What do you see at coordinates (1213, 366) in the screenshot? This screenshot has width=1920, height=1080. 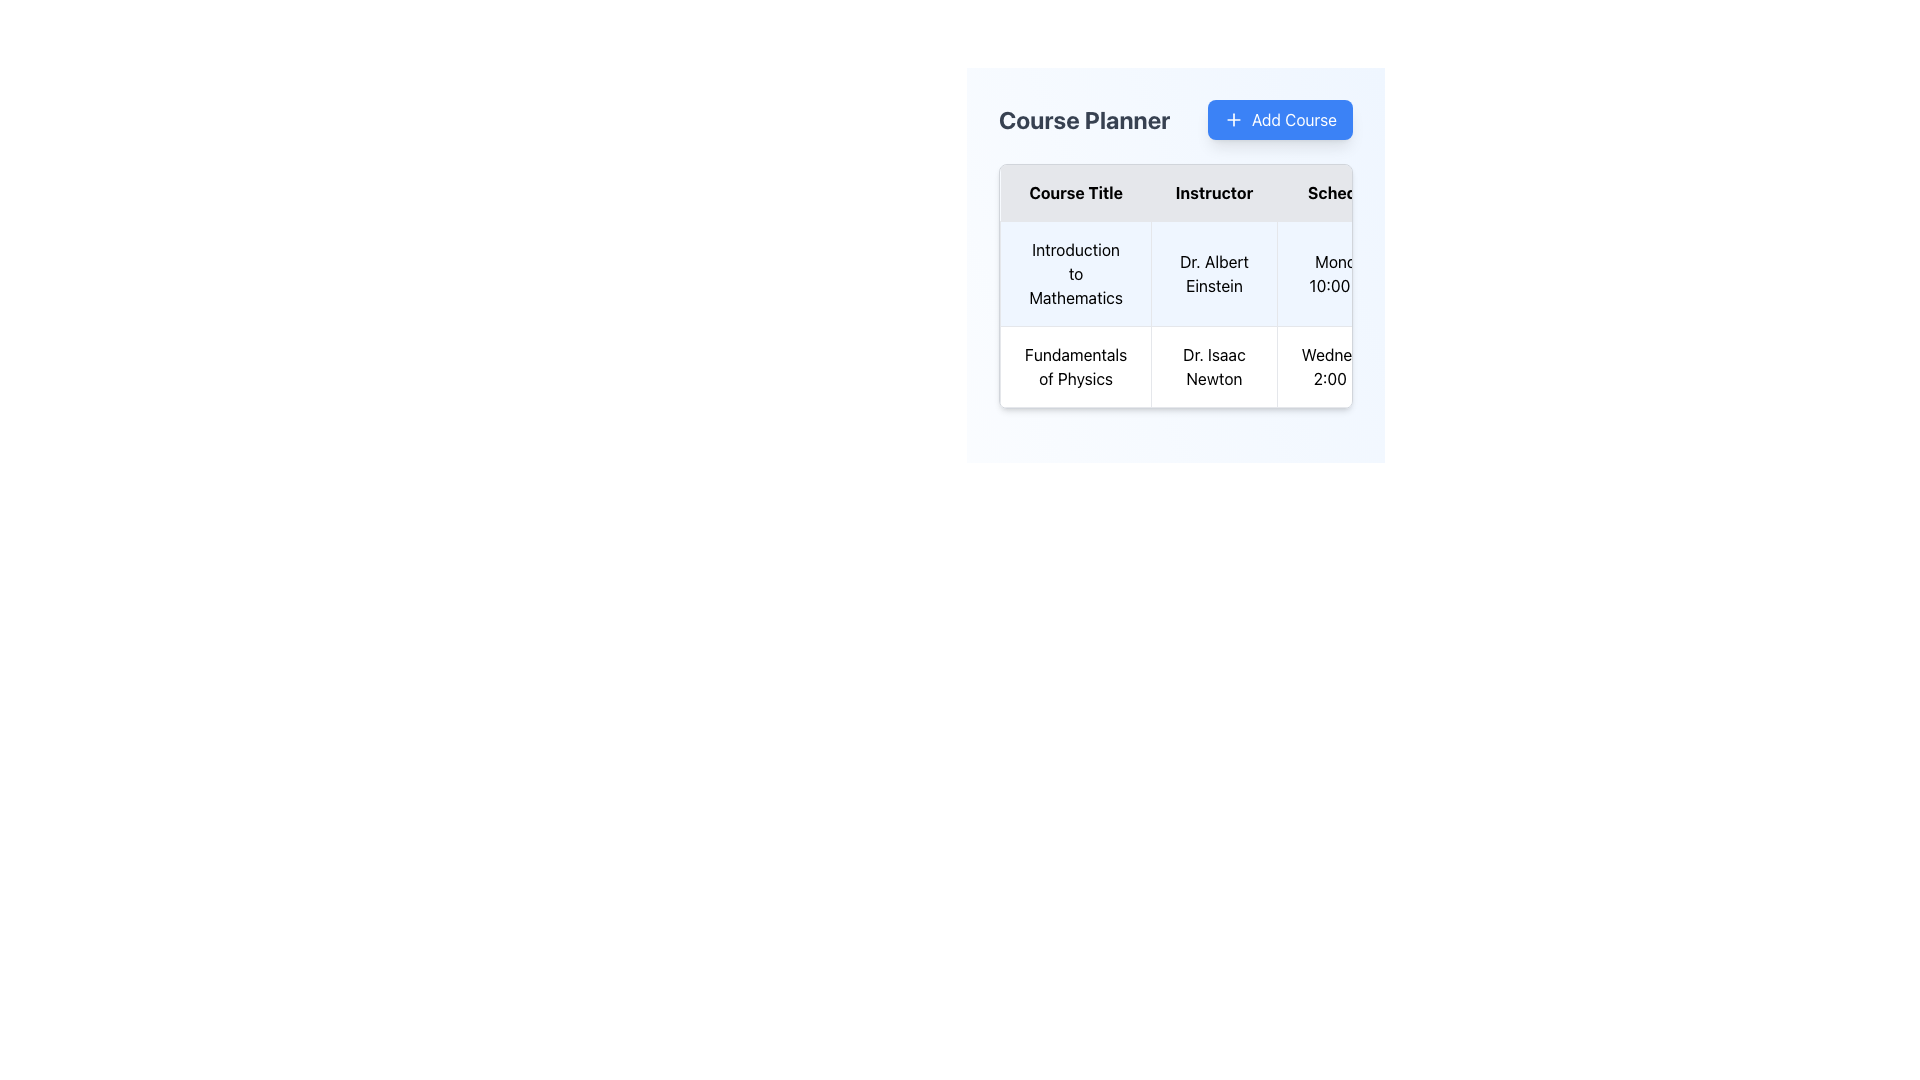 I see `the text label displaying 'Dr. Isaac Newton' in the 'Instructor' column of the data table under the course 'Fundamentals of Physics'` at bounding box center [1213, 366].